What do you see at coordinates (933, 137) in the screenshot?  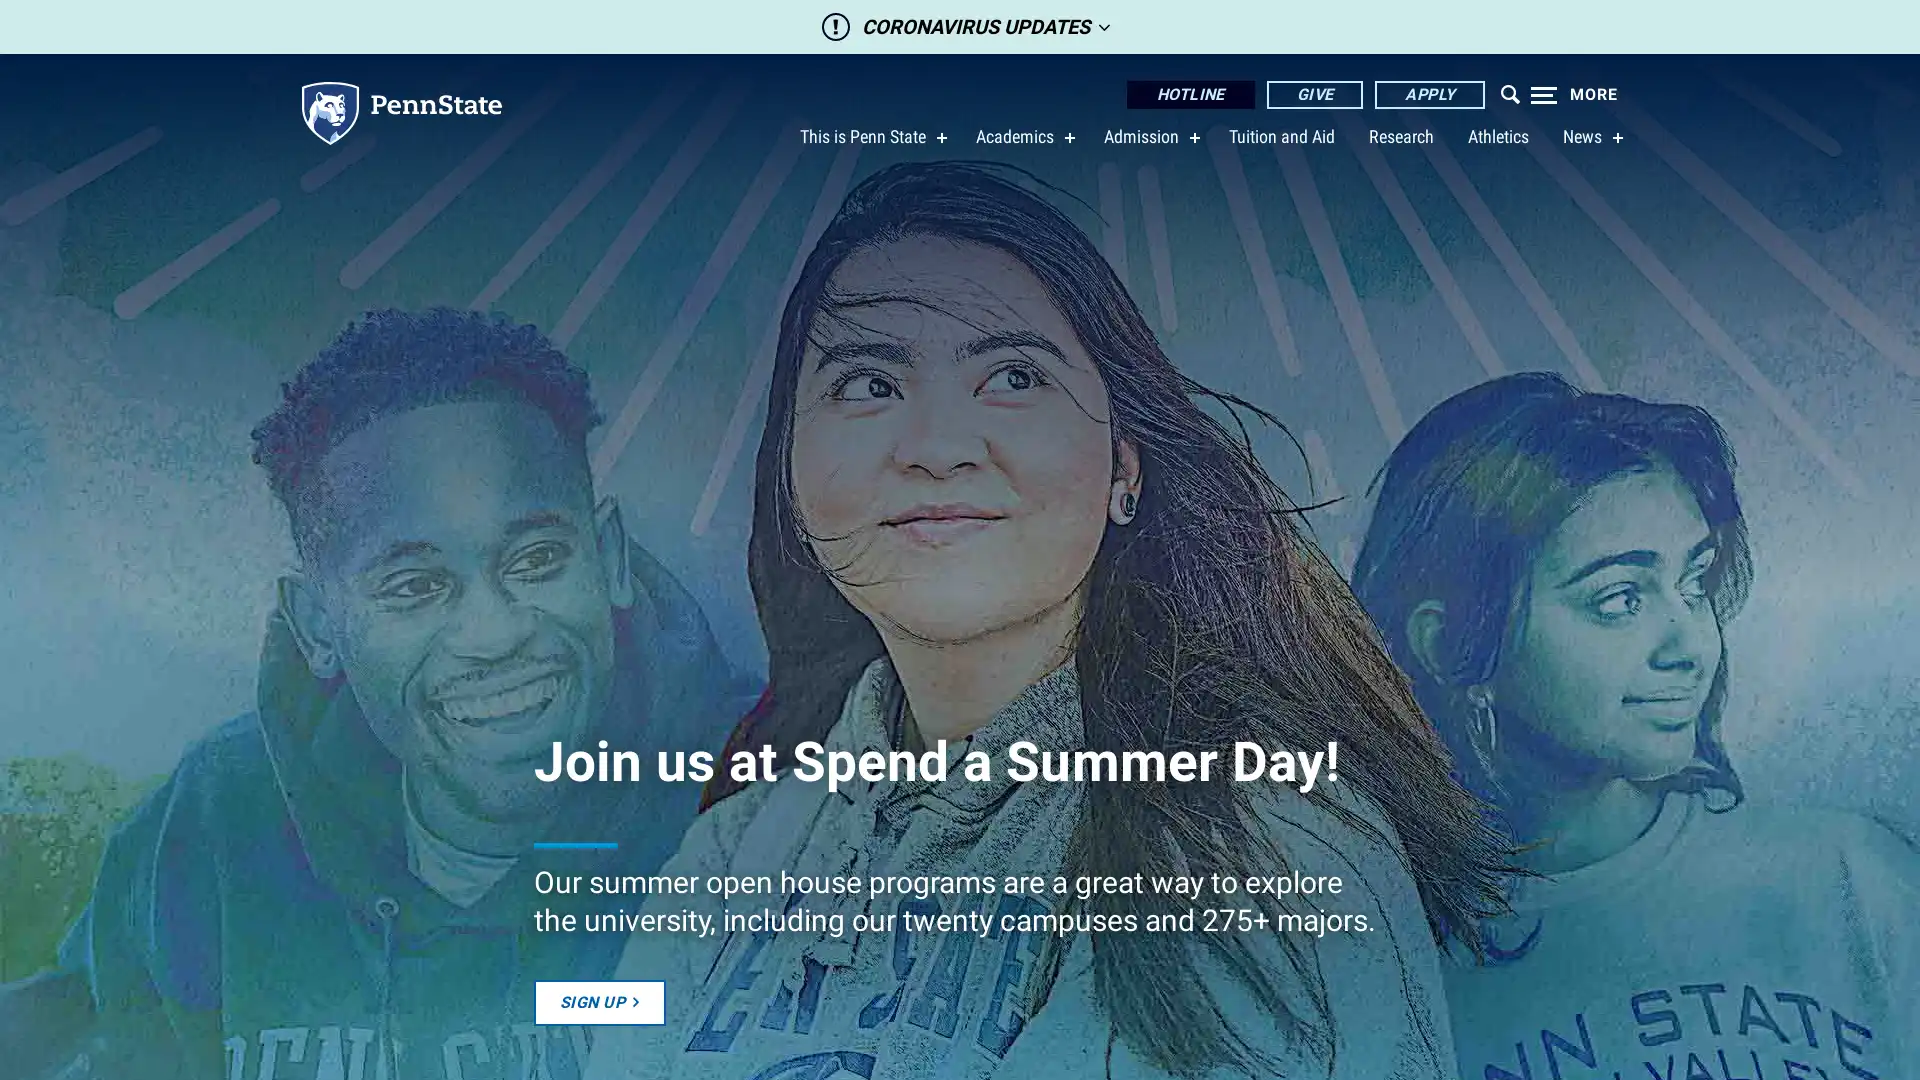 I see `show submenu for This is Penn State` at bounding box center [933, 137].